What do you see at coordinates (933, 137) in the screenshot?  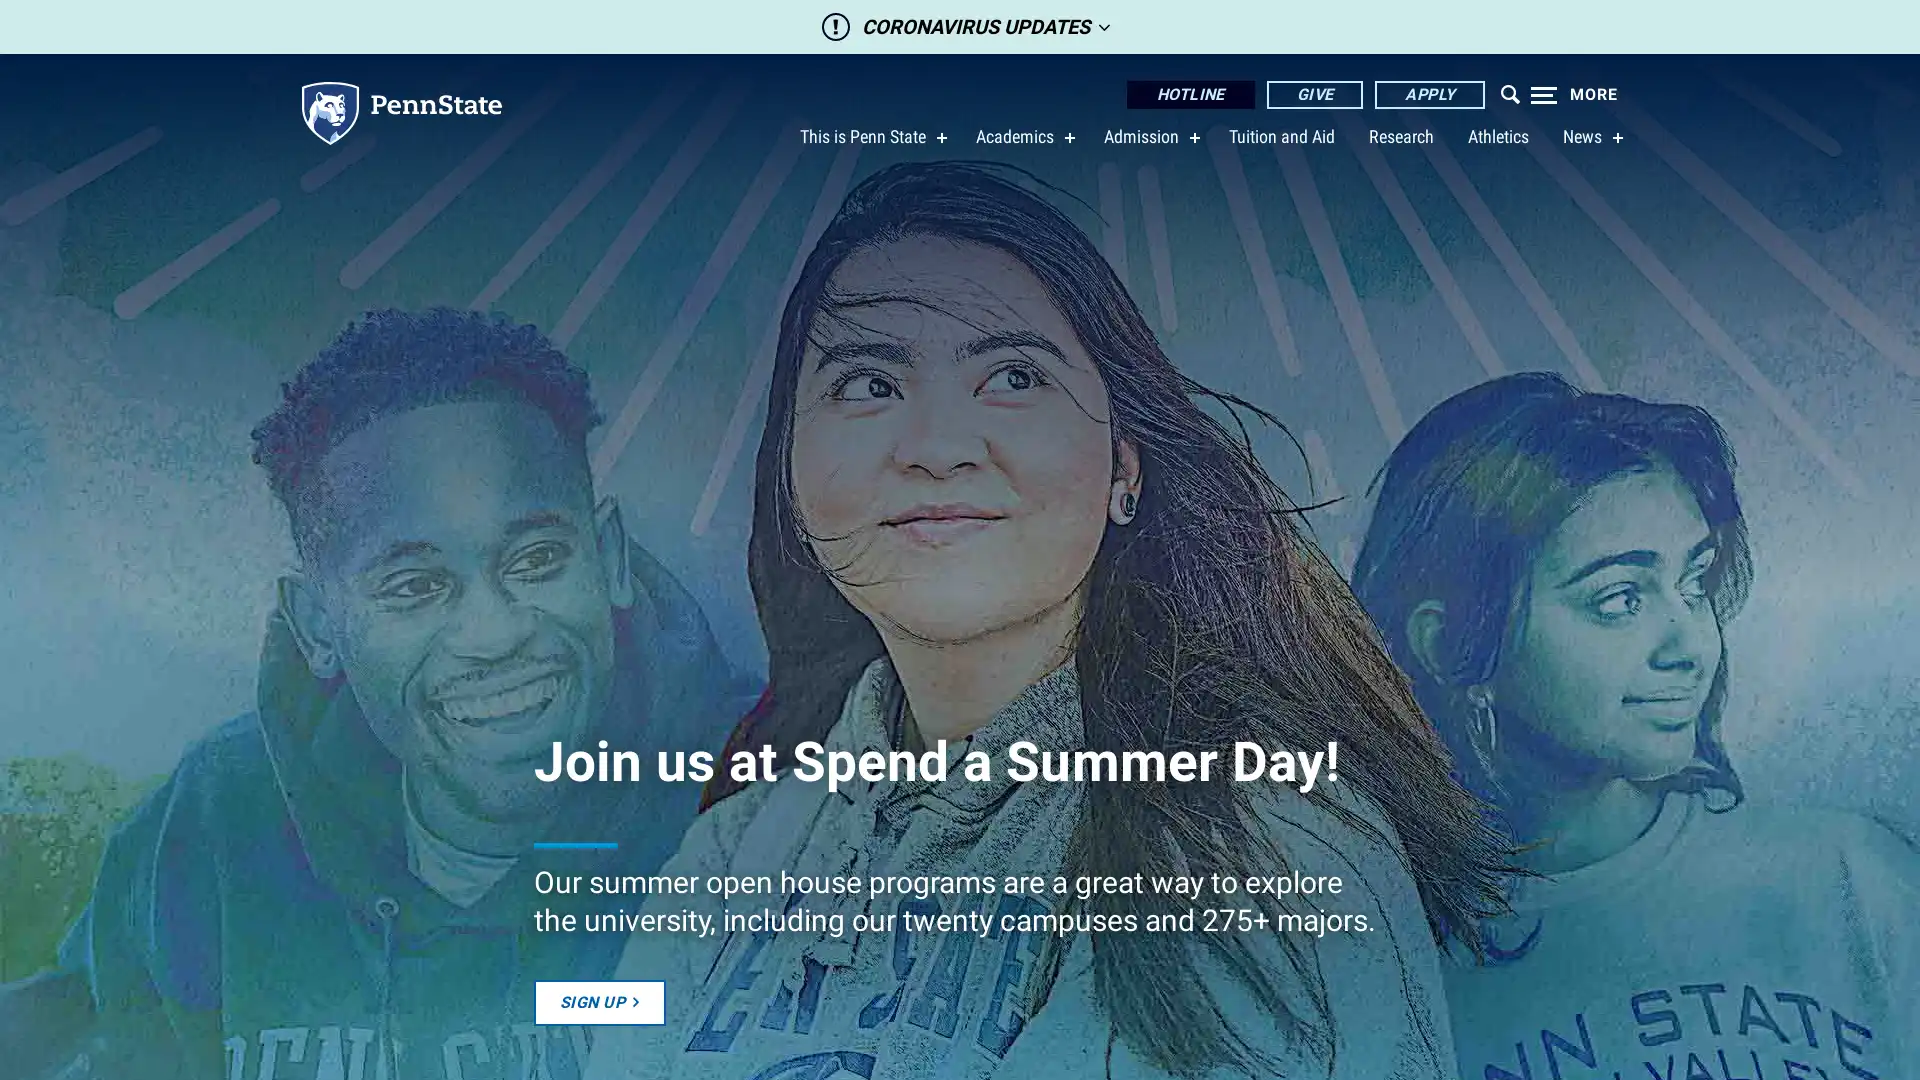 I see `show submenu for This is Penn State` at bounding box center [933, 137].